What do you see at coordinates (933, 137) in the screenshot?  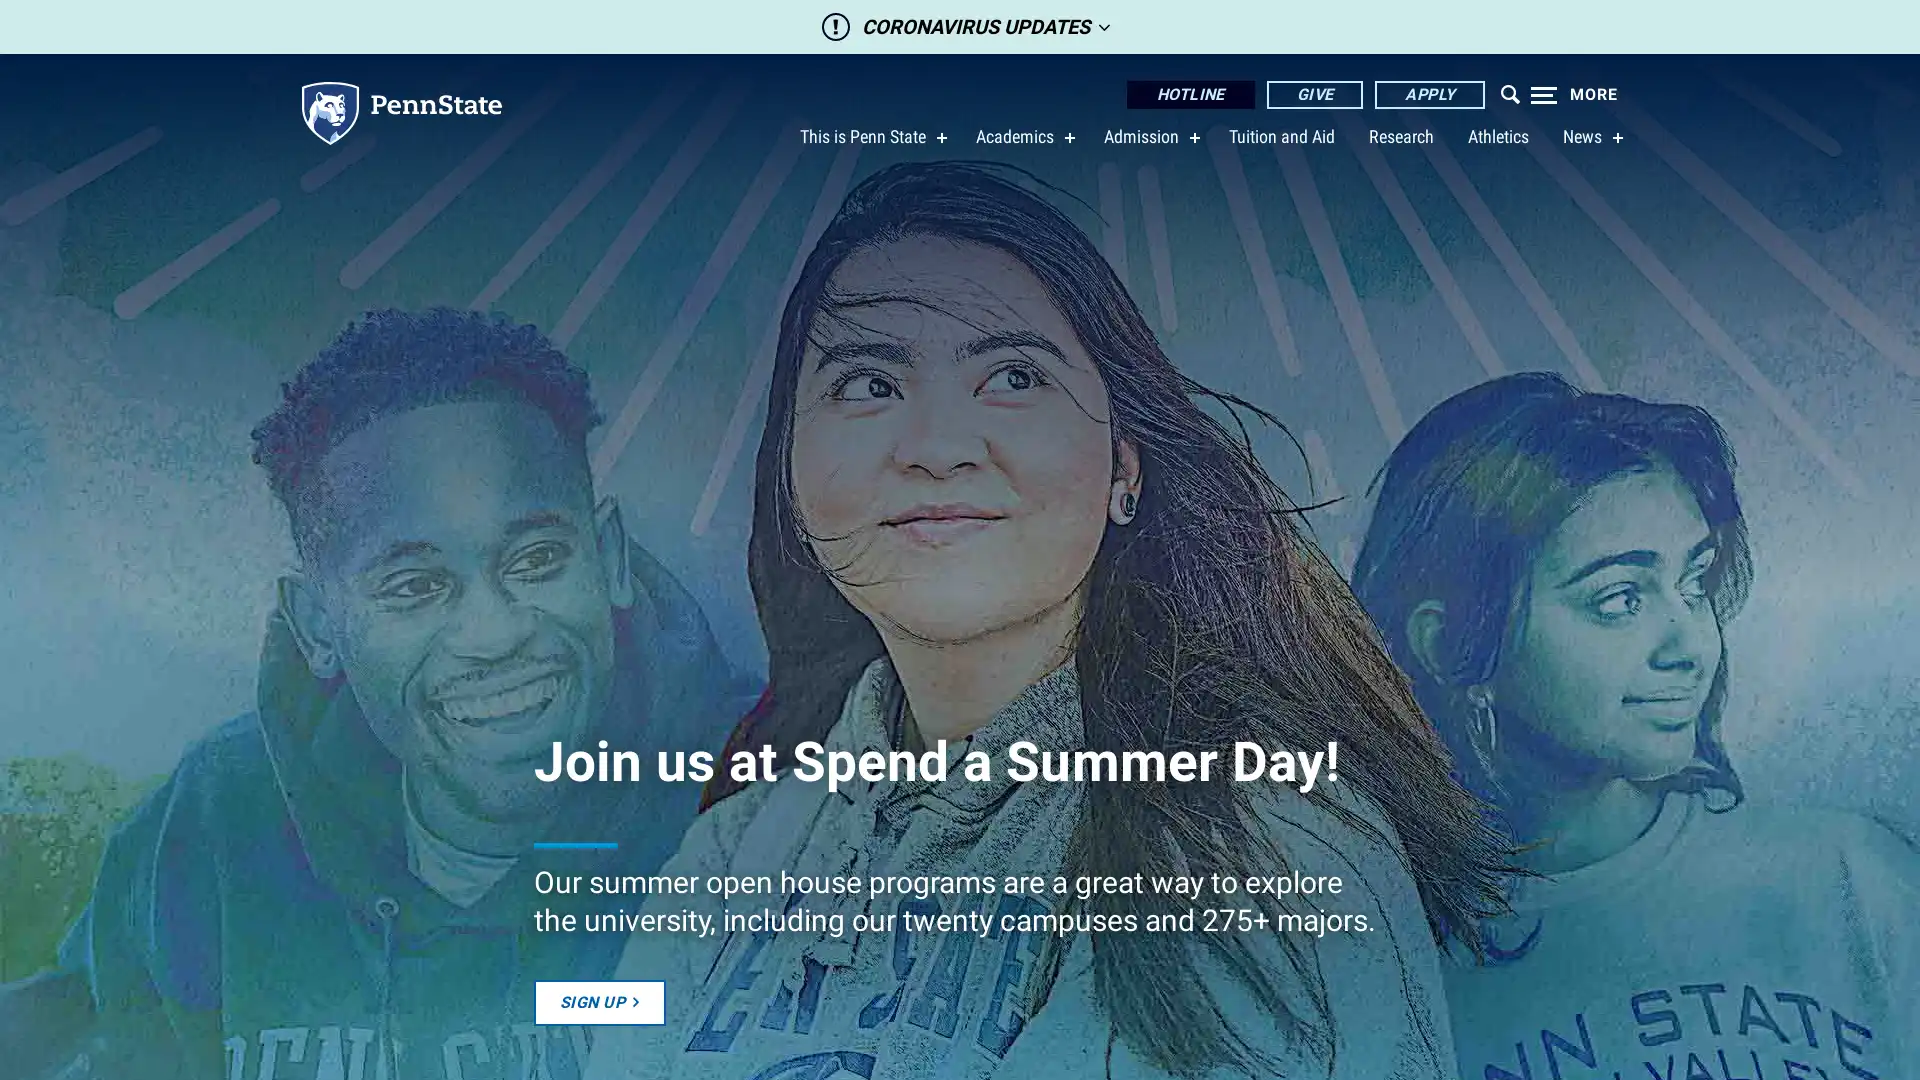 I see `show submenu for This is Penn State` at bounding box center [933, 137].